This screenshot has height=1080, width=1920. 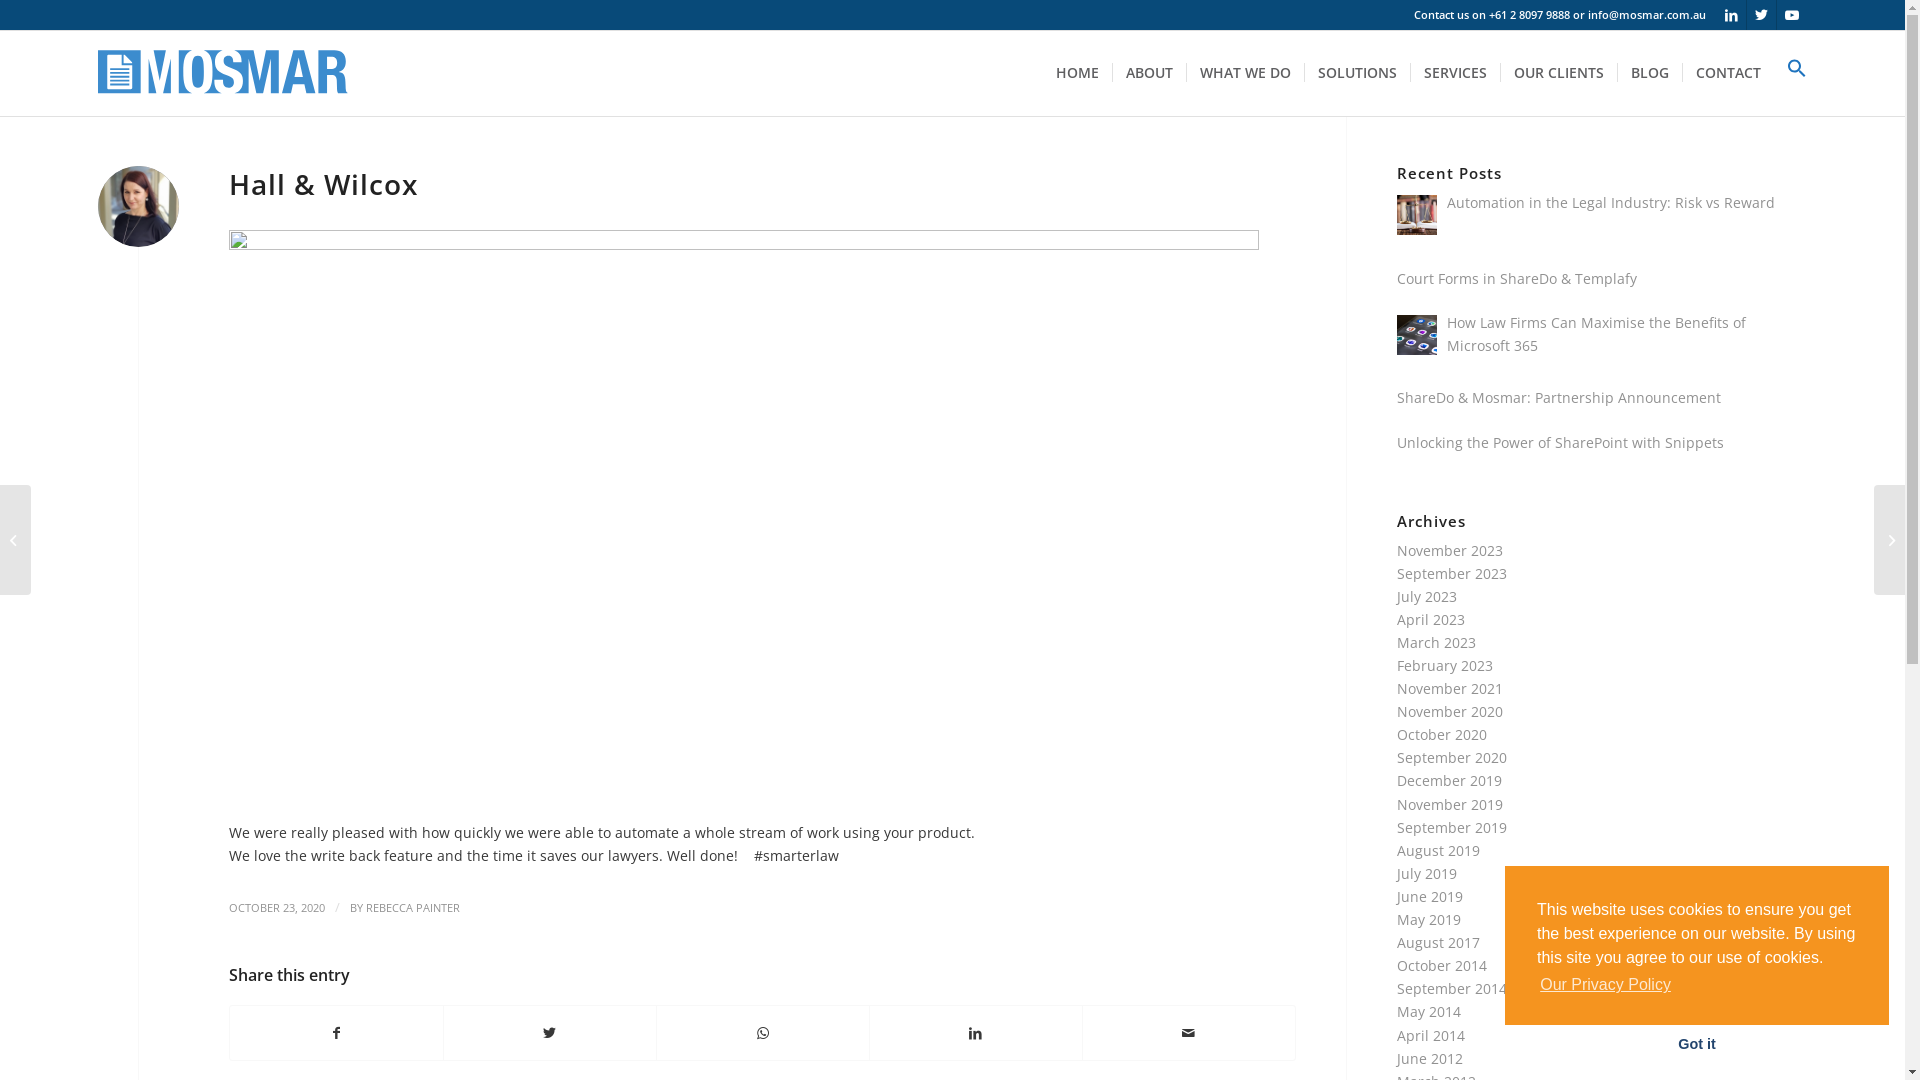 I want to click on 'SOLUTIONS', so click(x=1357, y=72).